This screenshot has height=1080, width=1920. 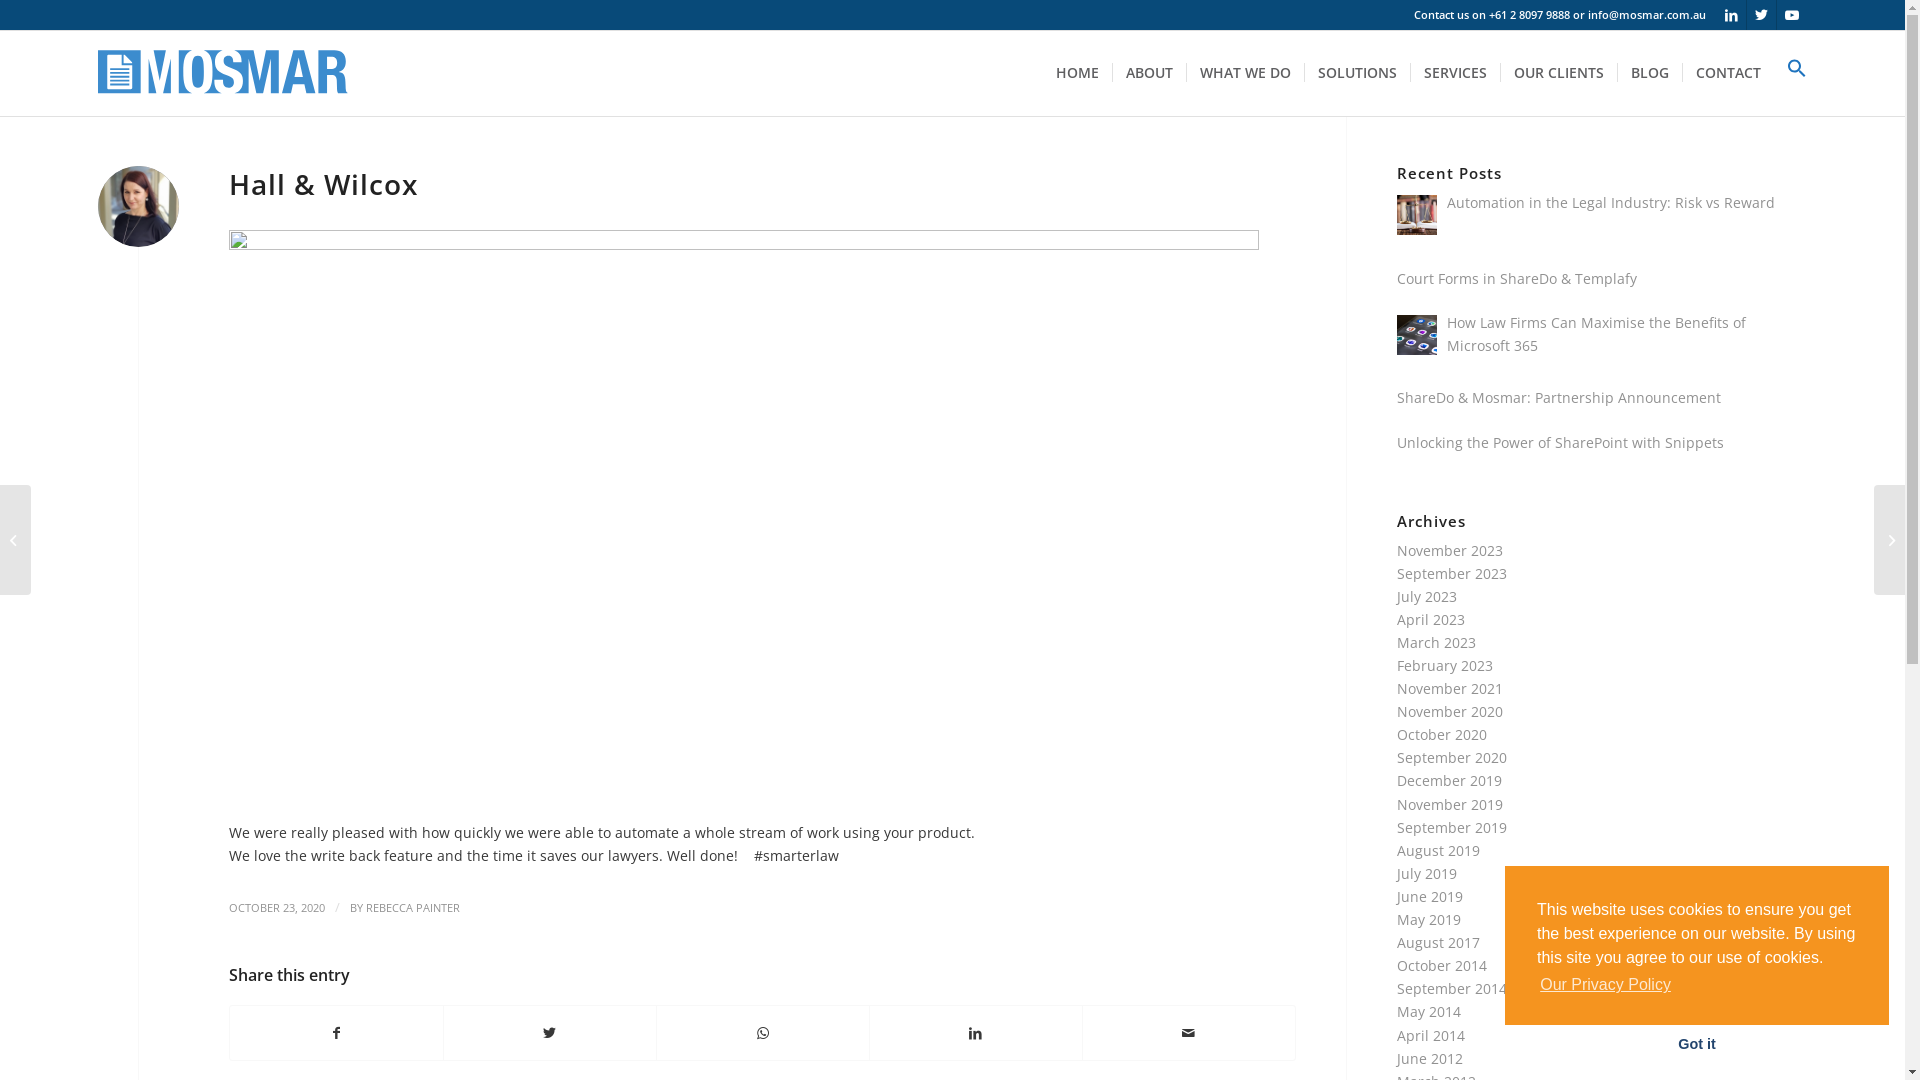 I want to click on 'SOLUTIONS', so click(x=1357, y=72).